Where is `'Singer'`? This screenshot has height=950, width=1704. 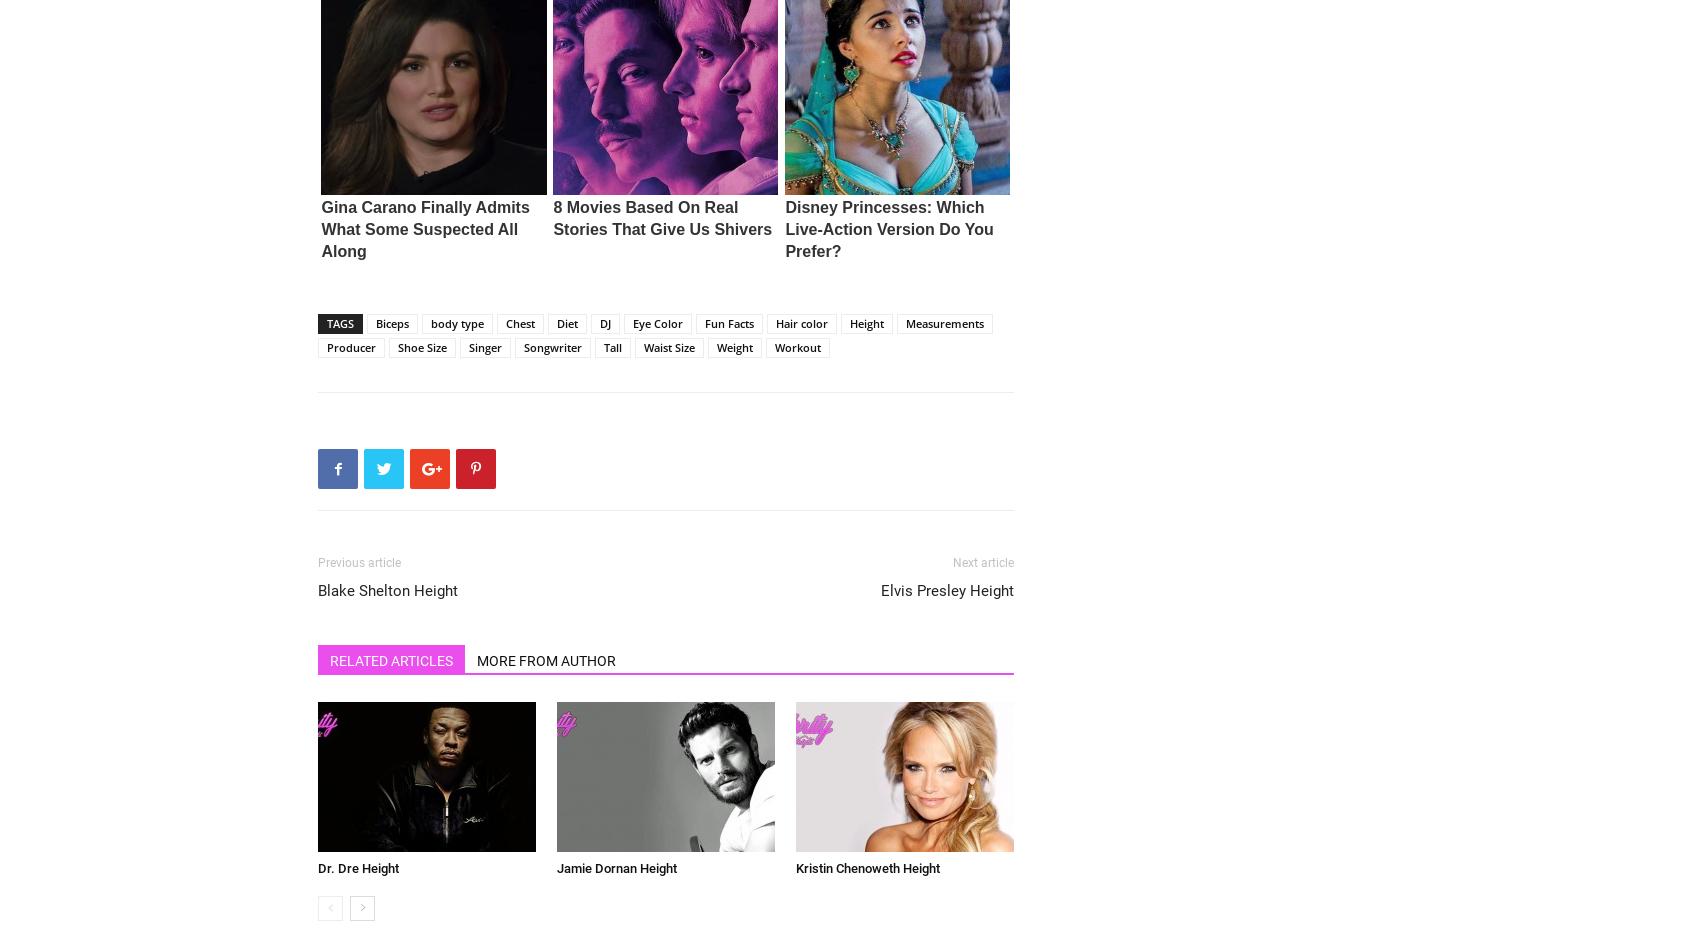 'Singer' is located at coordinates (485, 346).